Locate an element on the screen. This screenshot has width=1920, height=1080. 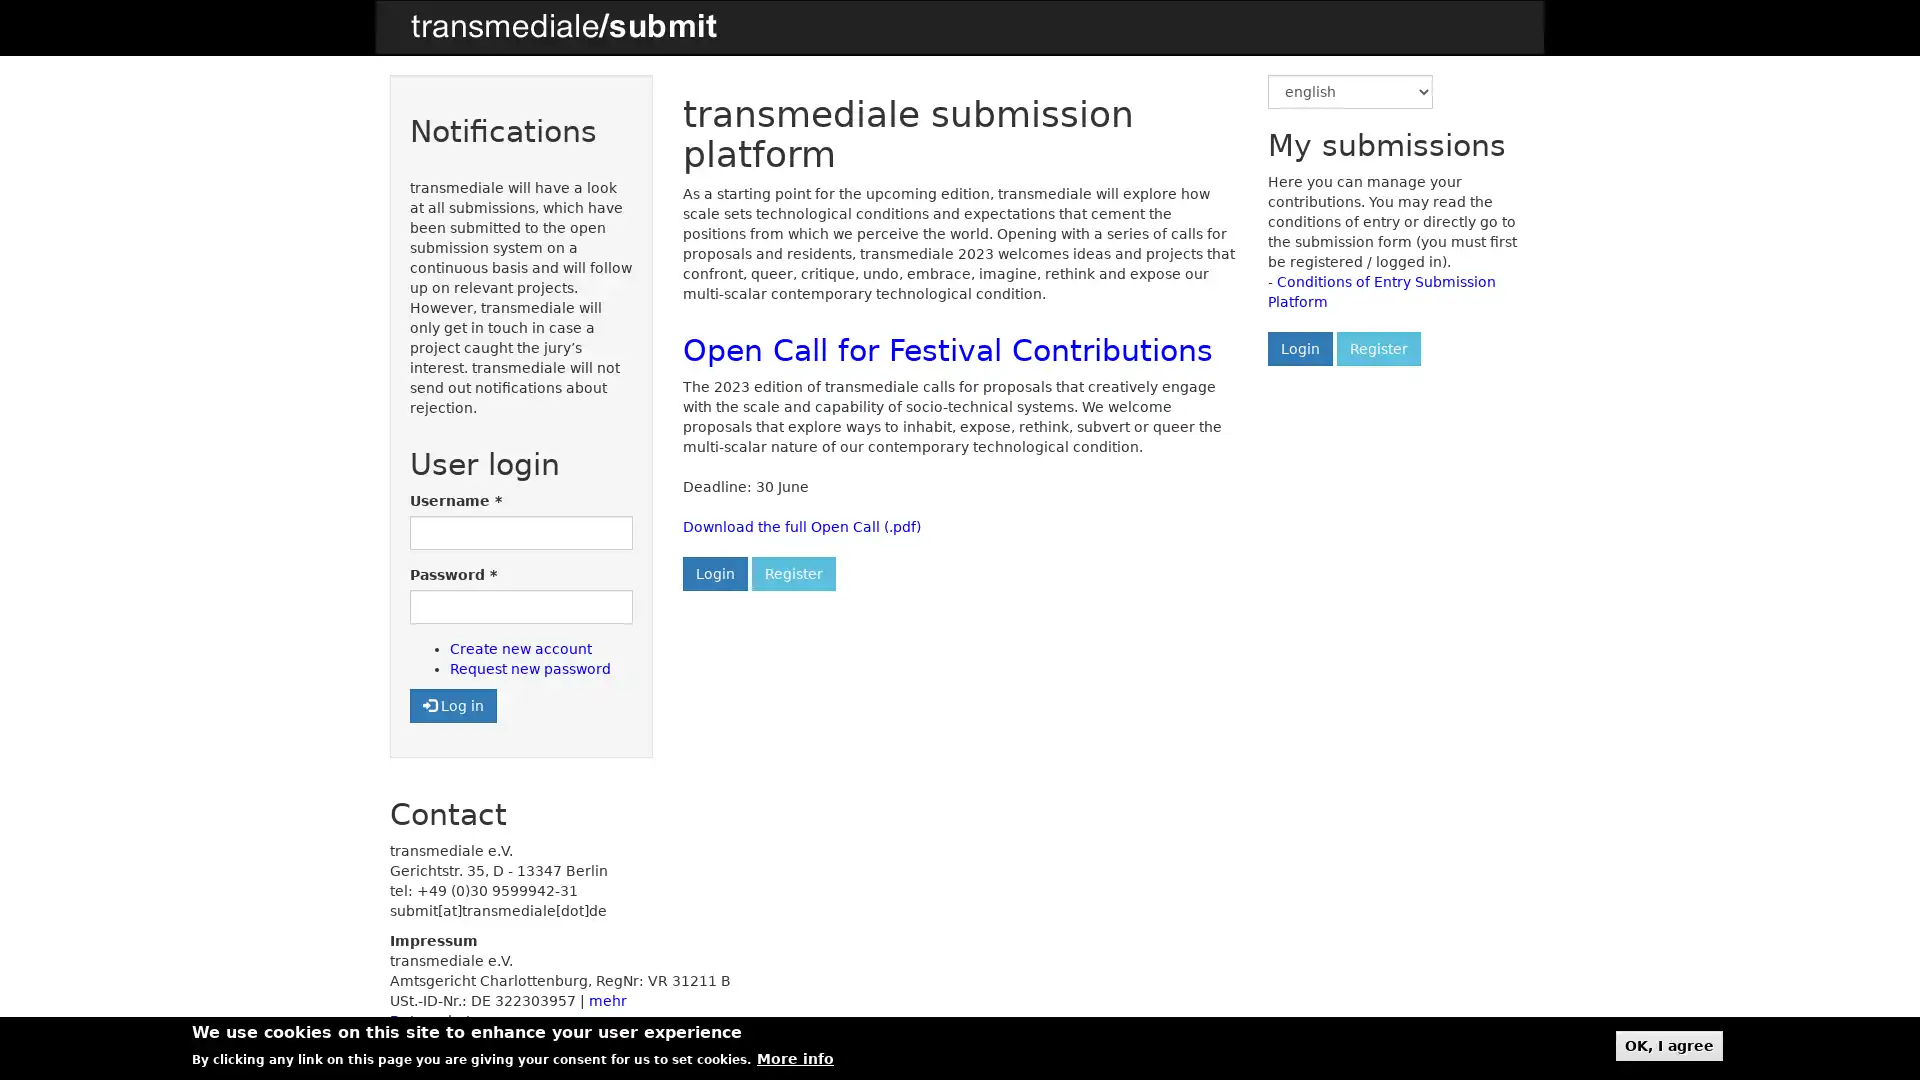
Register is located at coordinates (791, 574).